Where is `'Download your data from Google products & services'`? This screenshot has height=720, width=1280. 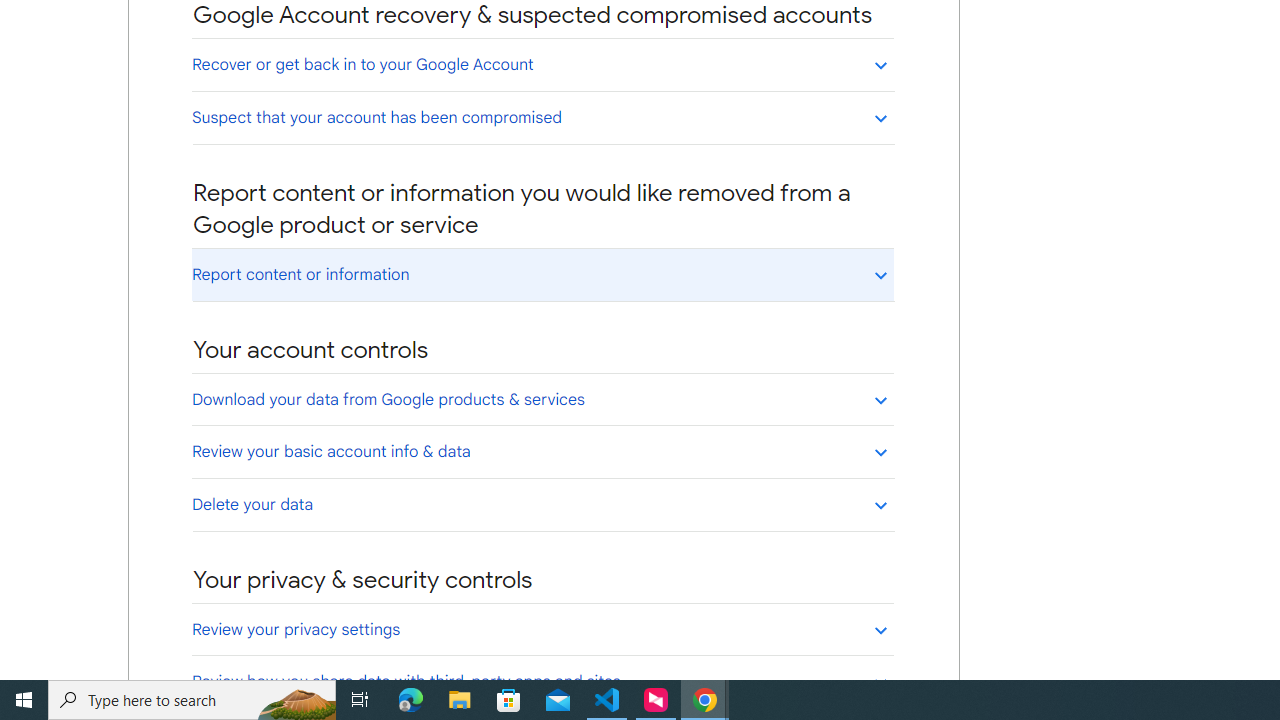
'Download your data from Google products & services' is located at coordinates (542, 399).